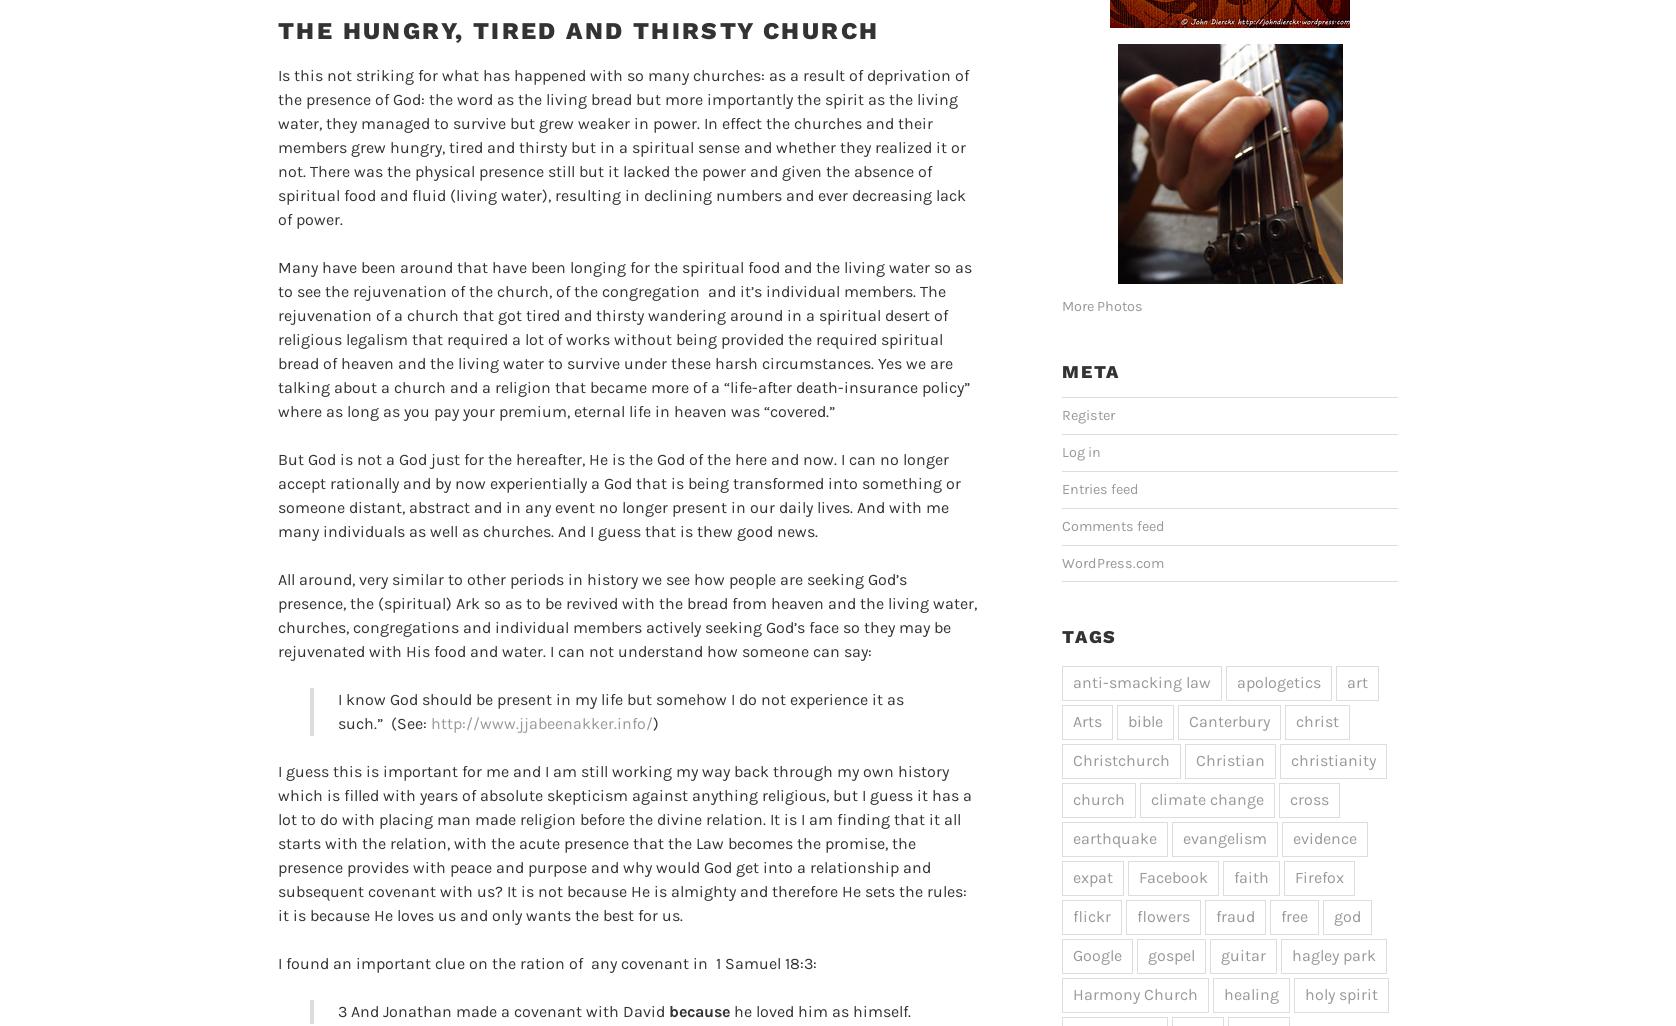 The height and width of the screenshot is (1026, 1676). I want to click on 'All around, very similar to other periods in history we see how people are seeking God’s presence, the (spiritual) Ark so as to be revived with the bread from heaven and the living water, churches, congregations and individual members actively seeking God’s face so they may be rejuvenated with His food and water. I can not understand how someone can say:', so click(277, 613).